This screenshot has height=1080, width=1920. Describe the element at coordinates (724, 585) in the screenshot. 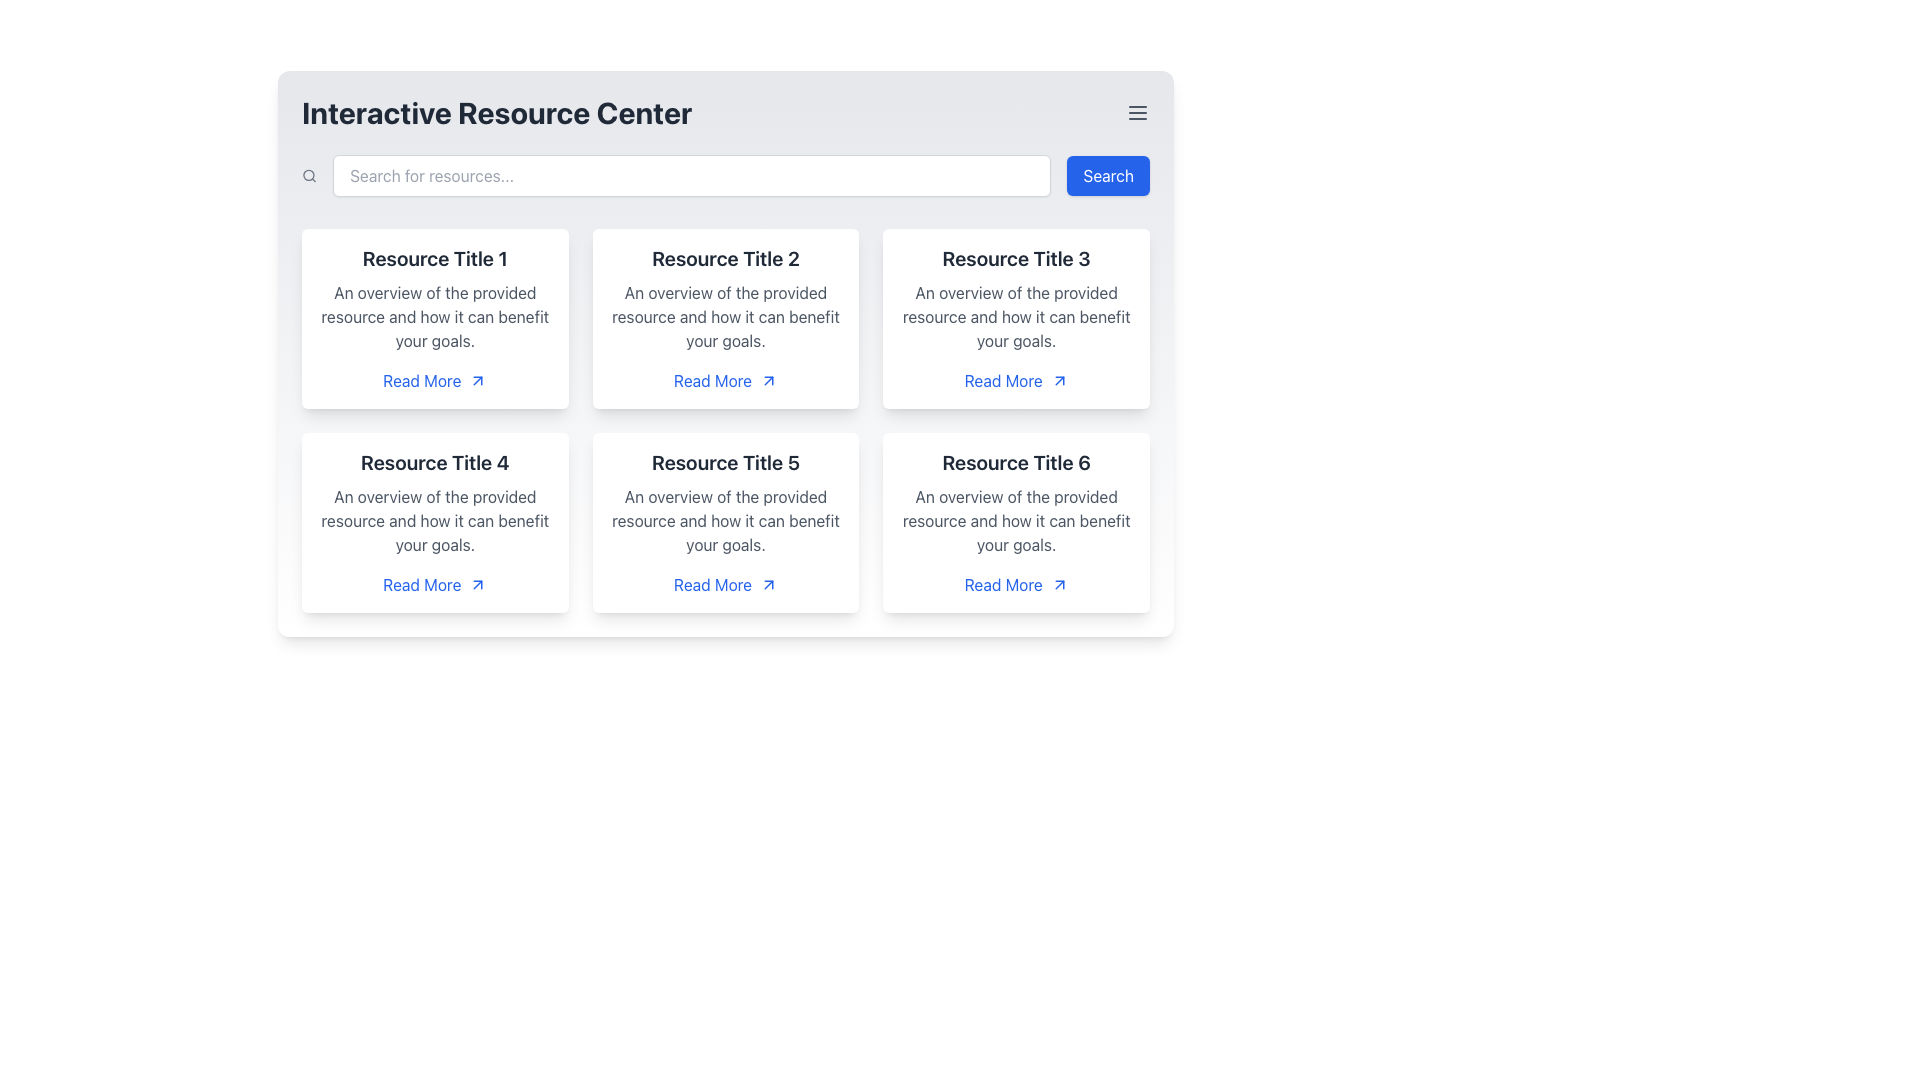

I see `the 'Read More' hyperlink in the card titled 'Resource Title 5'` at that location.